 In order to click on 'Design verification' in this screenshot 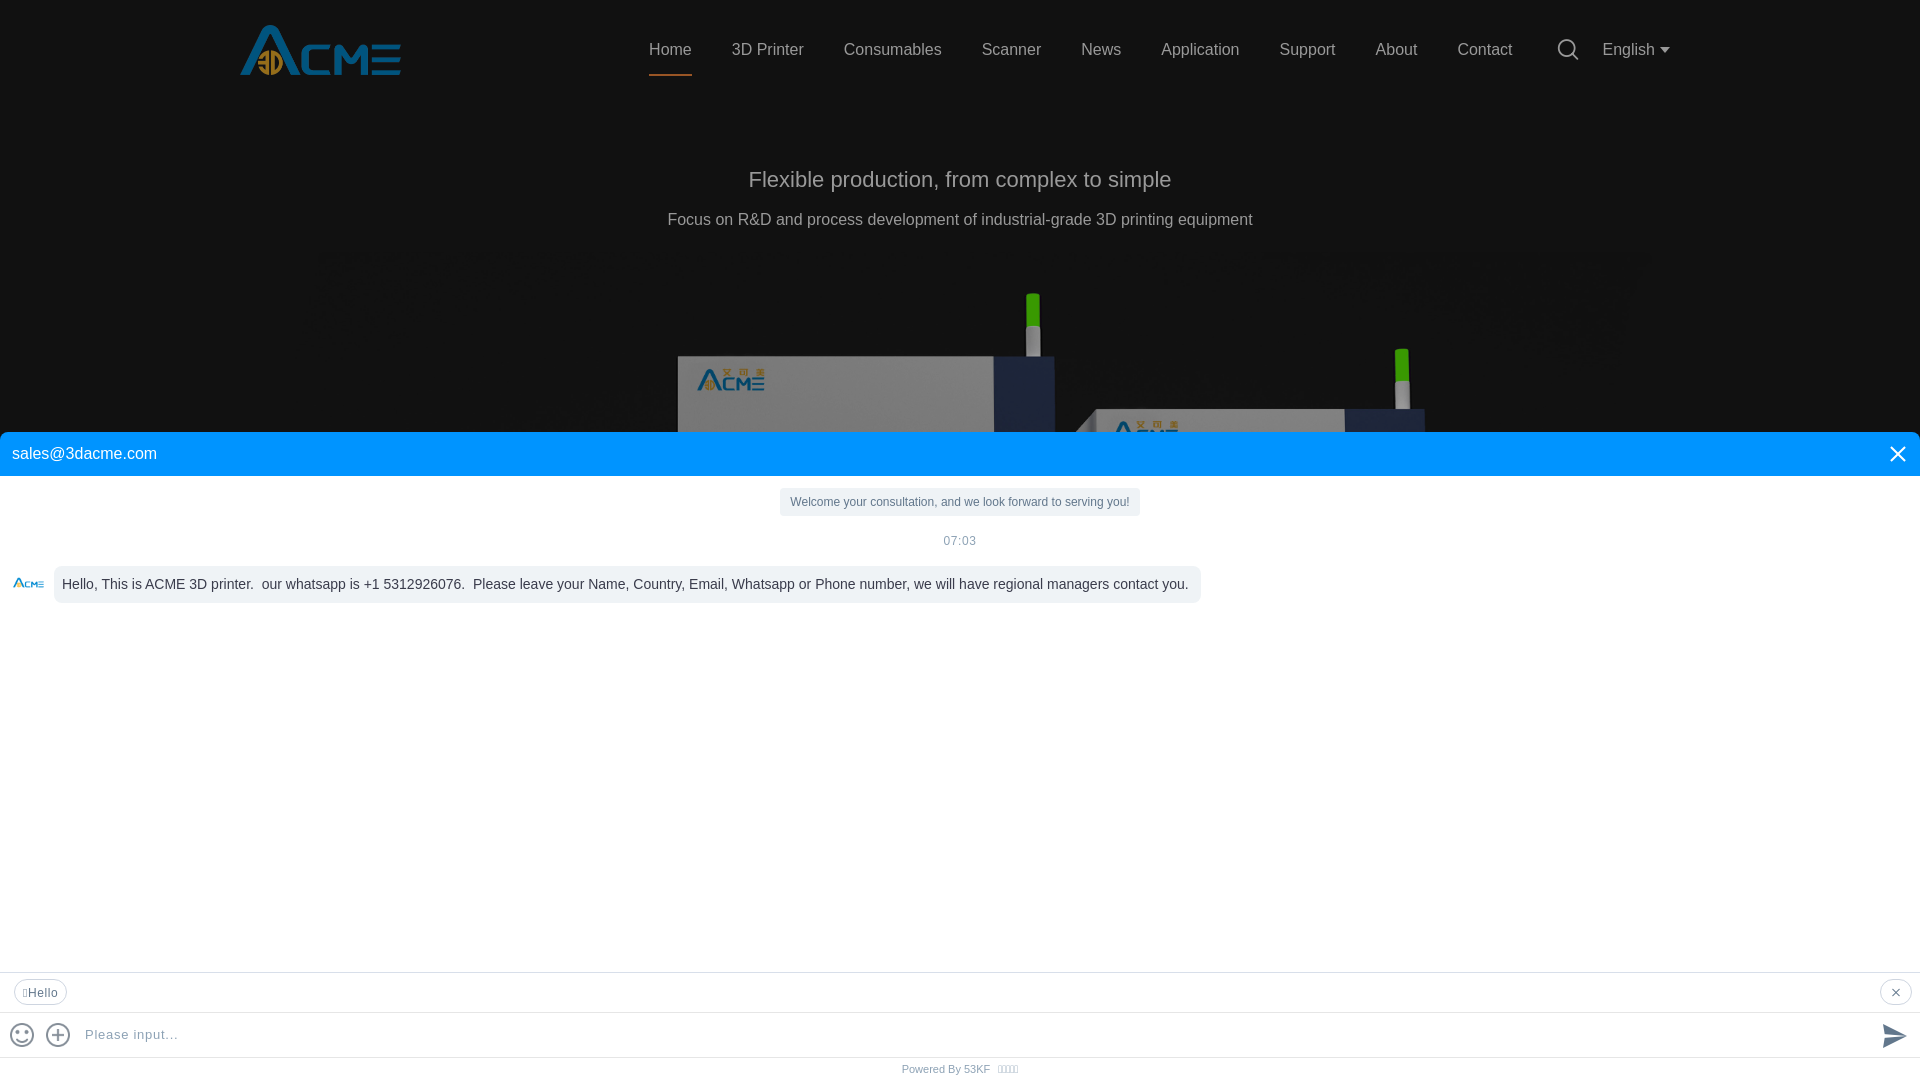, I will do `click(1140, 1028)`.